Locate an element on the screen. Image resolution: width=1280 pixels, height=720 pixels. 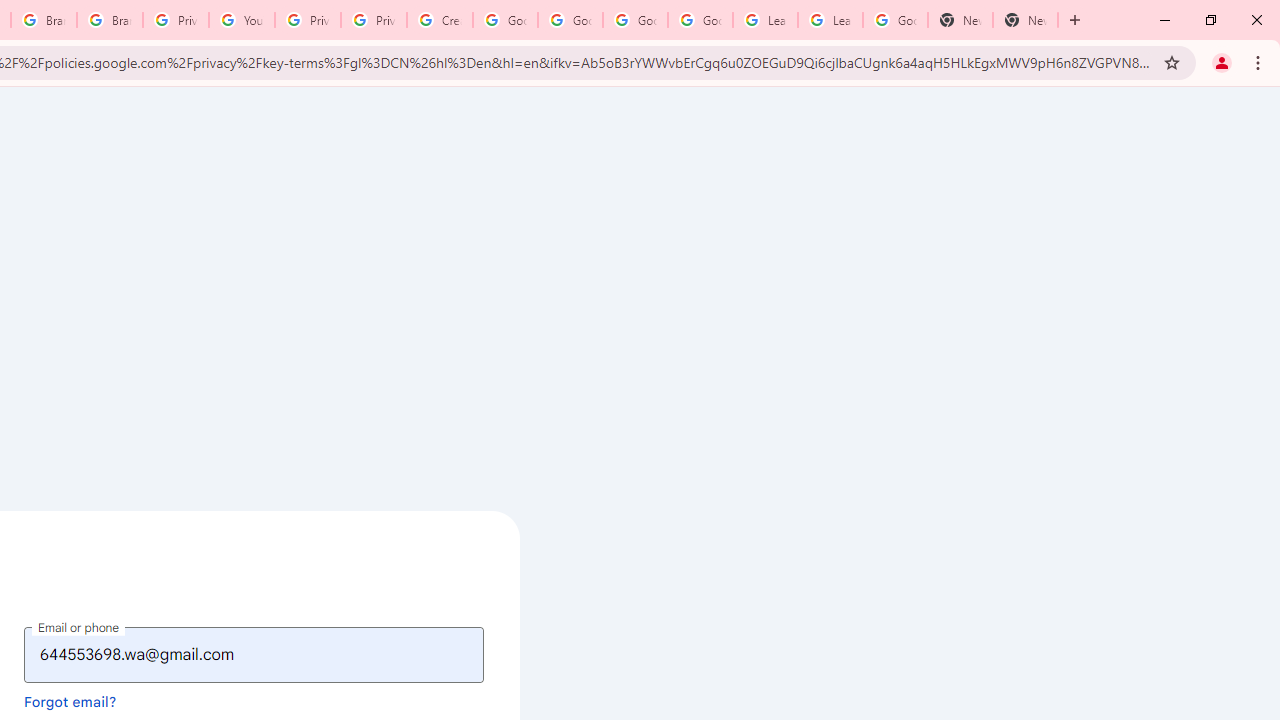
'Brand Resource Center' is located at coordinates (44, 20).